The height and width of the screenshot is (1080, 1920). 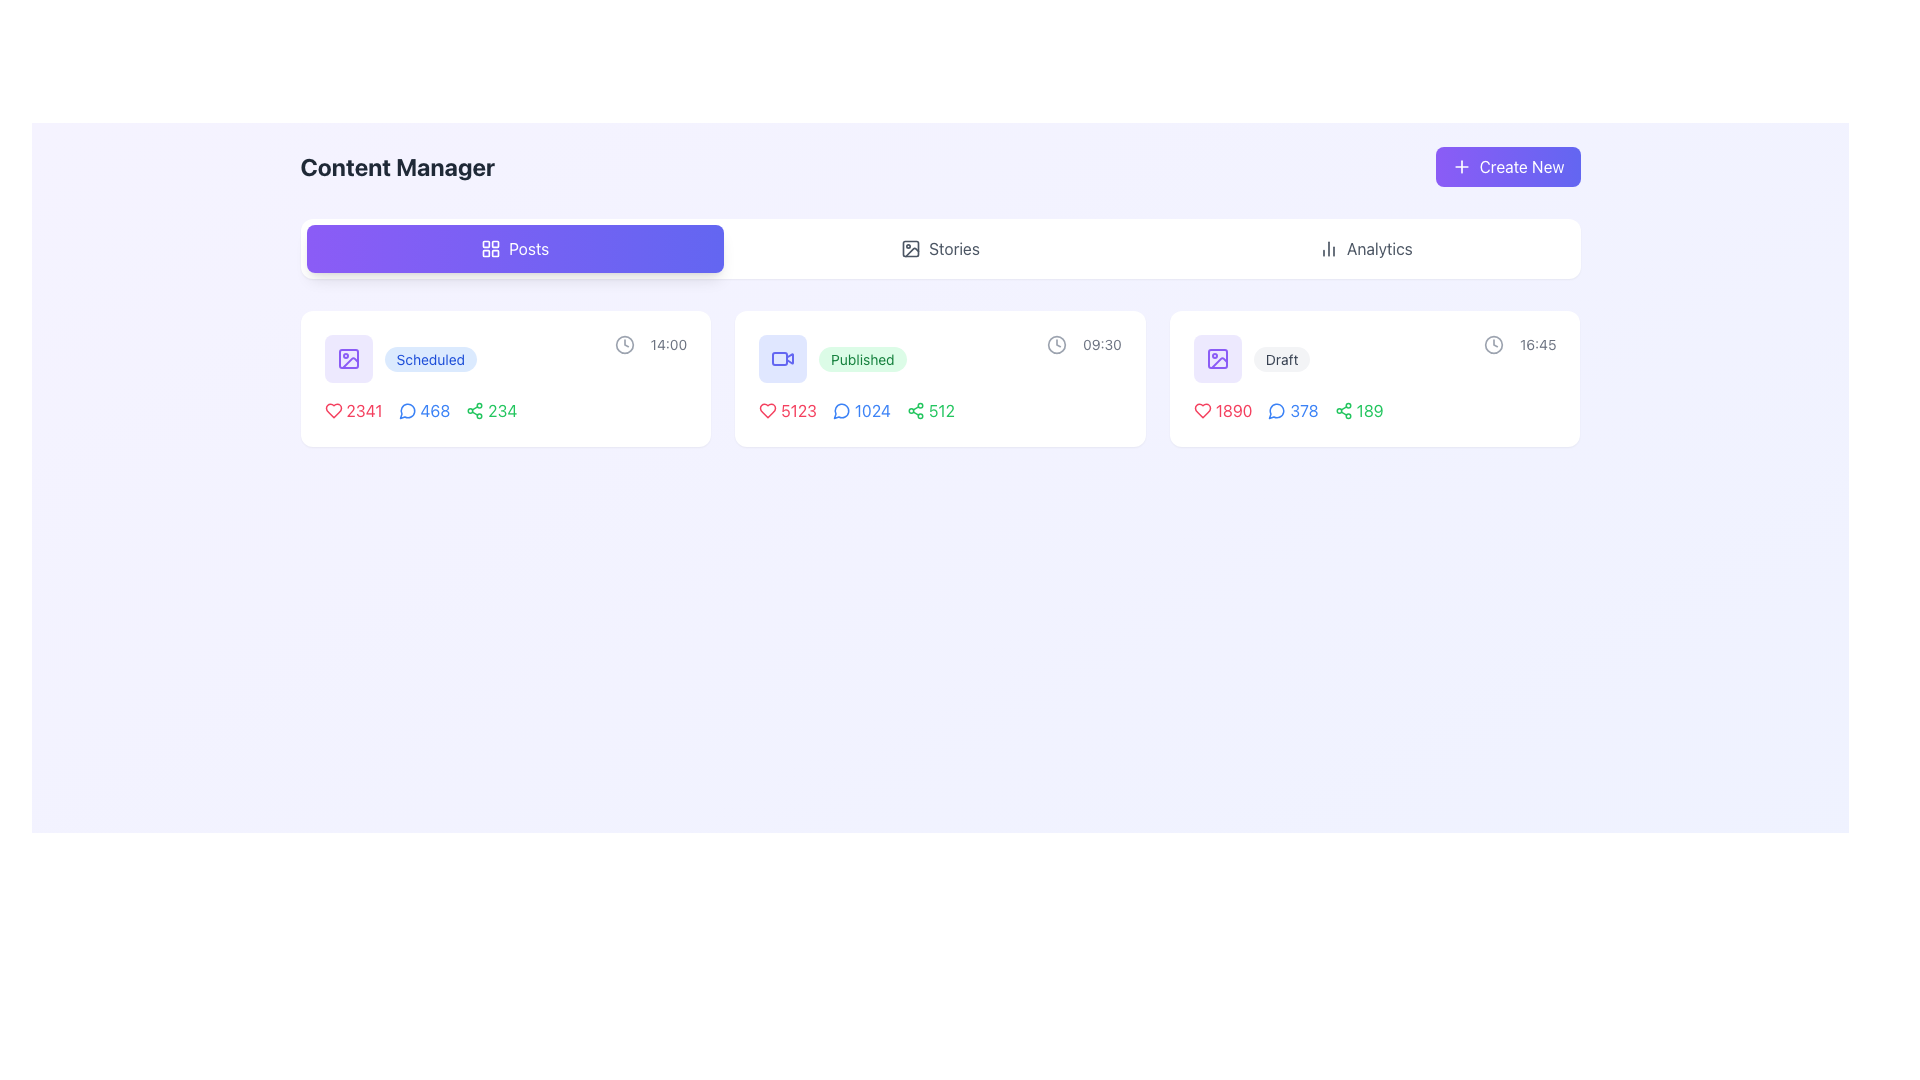 What do you see at coordinates (1293, 410) in the screenshot?
I see `the number of interactions displayed as '378' with a blue chat bubble icon in the 'Draft' card of the 'Posts' section` at bounding box center [1293, 410].